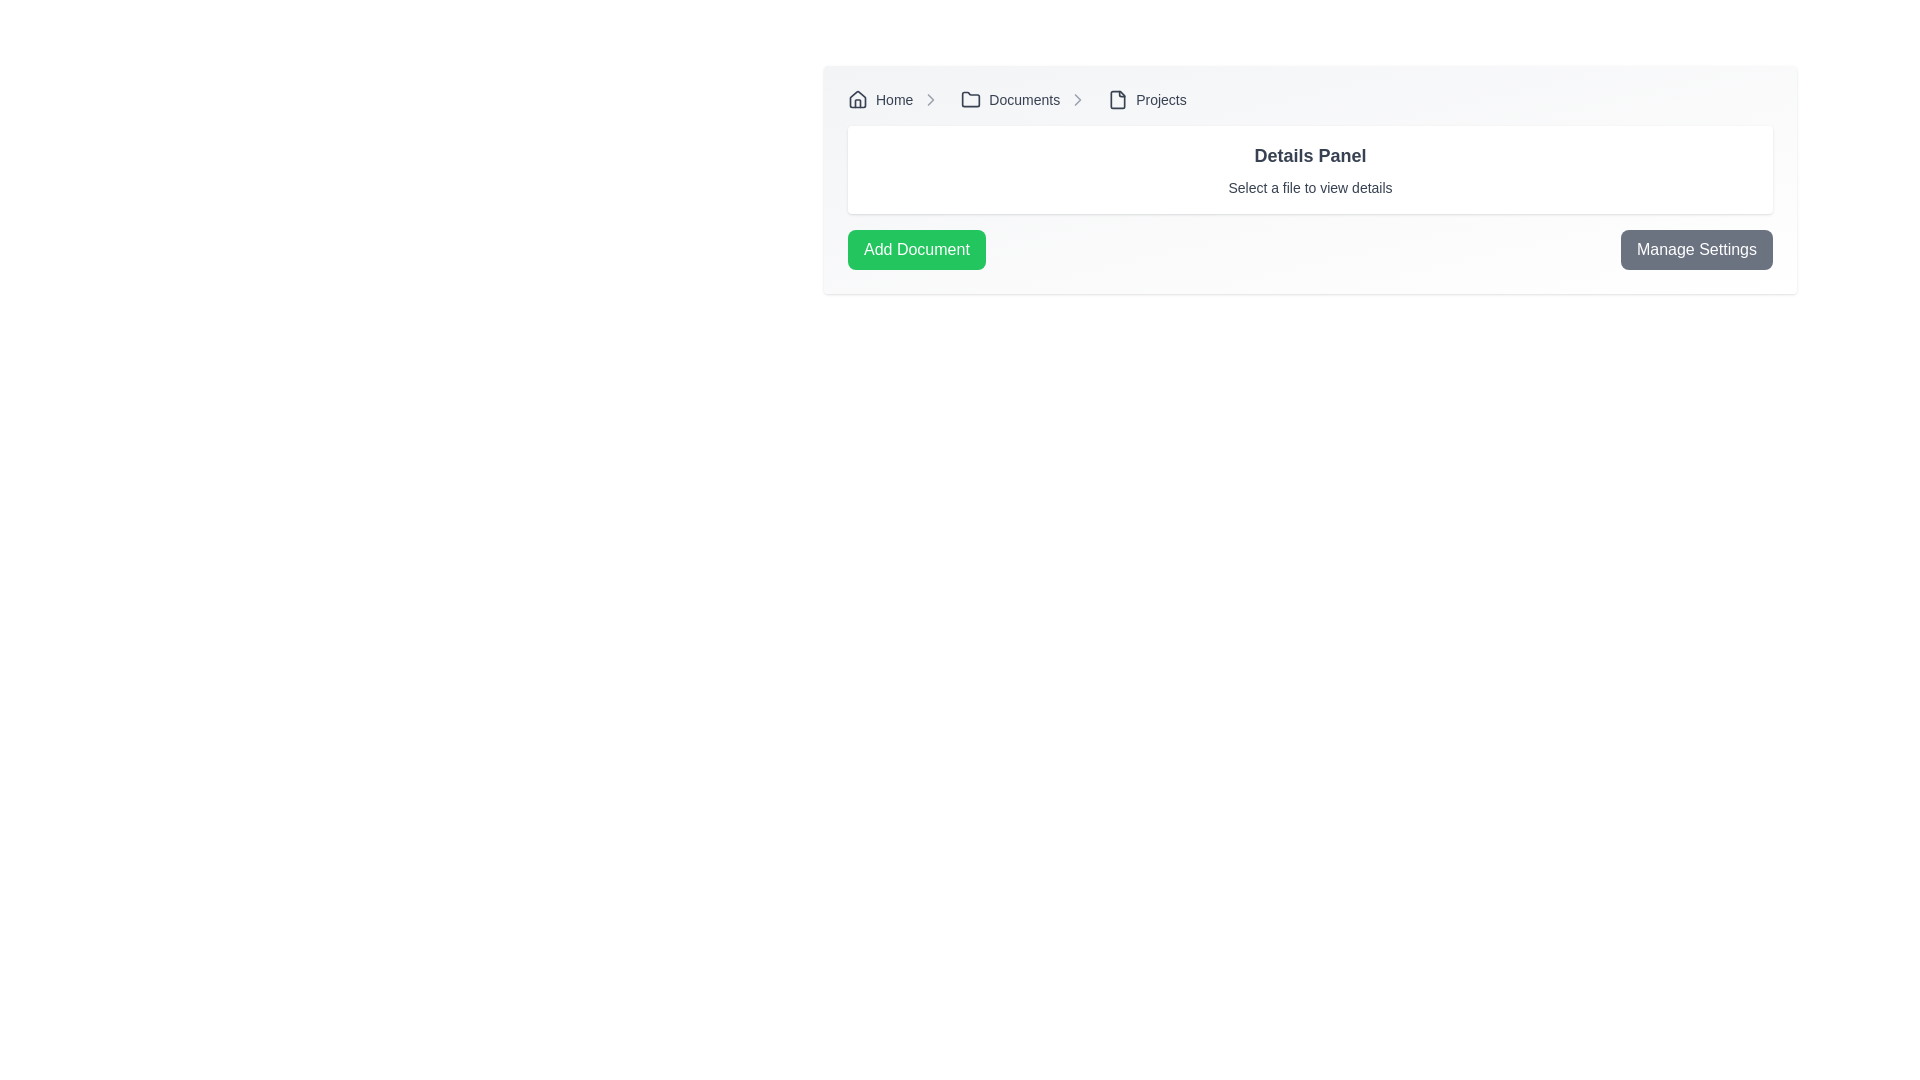 This screenshot has width=1920, height=1080. I want to click on attention on the static text label that acts as a title or heading for the panel, located above the text 'Select a file to view details', so click(1310, 154).